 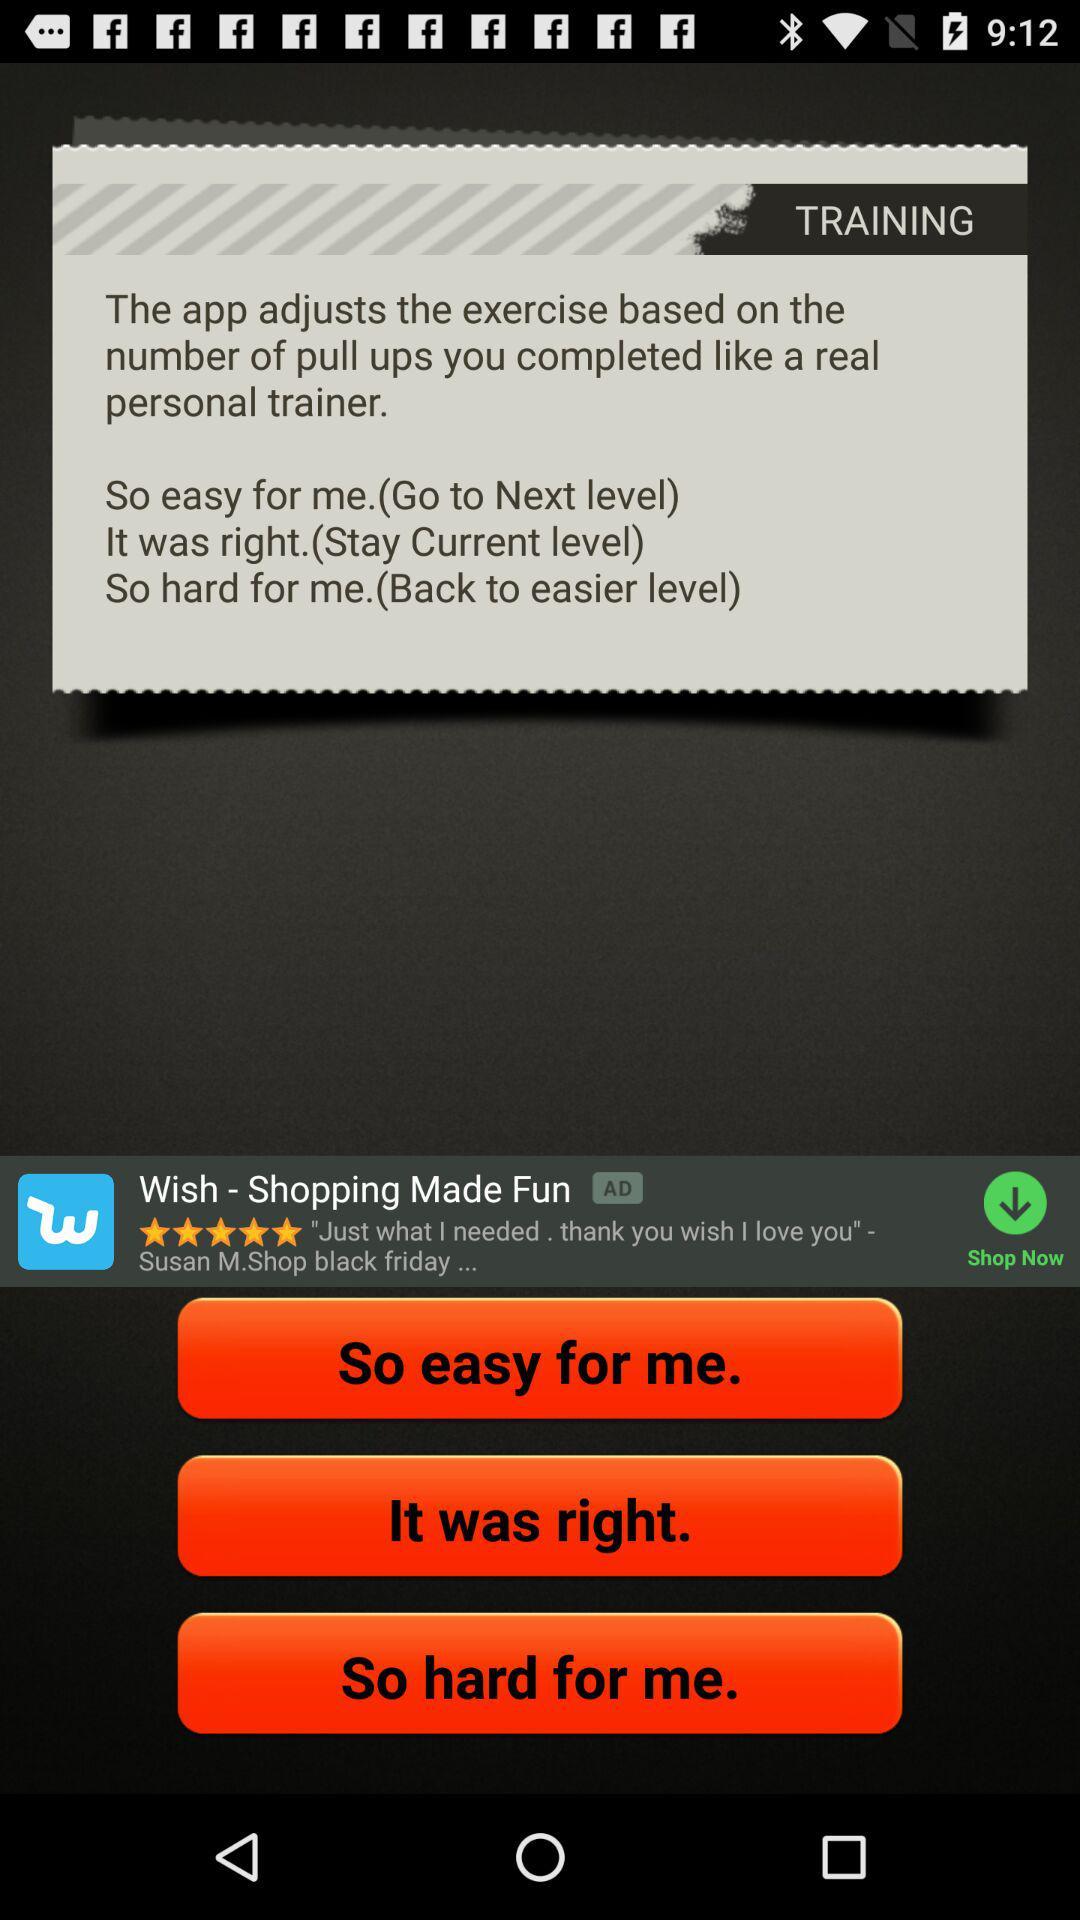 What do you see at coordinates (390, 1188) in the screenshot?
I see `item to the left of shop now icon` at bounding box center [390, 1188].